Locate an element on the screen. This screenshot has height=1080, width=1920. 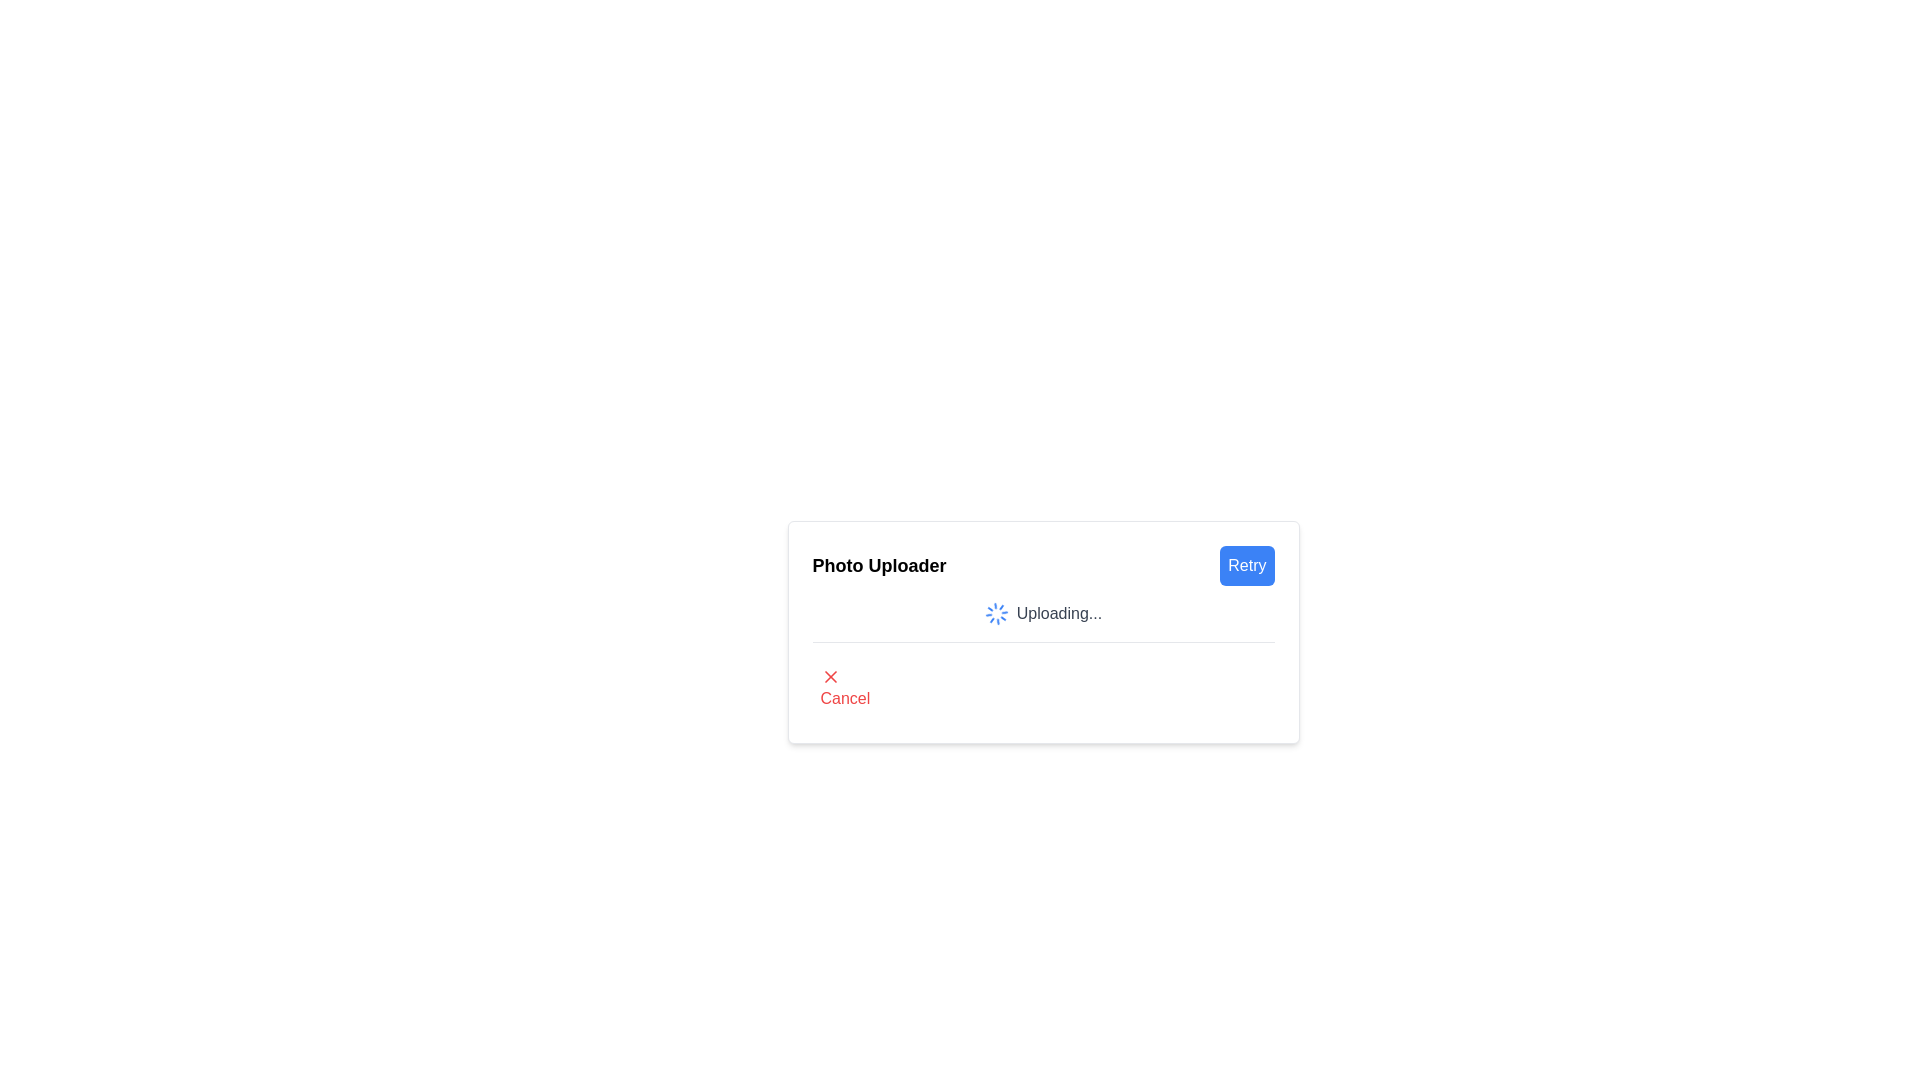
the 'Retry' button, which is a rectangular button with rounded corners, blue background, and white bold sans-serif text, located in the top-right corner of the 'Photo Uploader' section is located at coordinates (1246, 566).